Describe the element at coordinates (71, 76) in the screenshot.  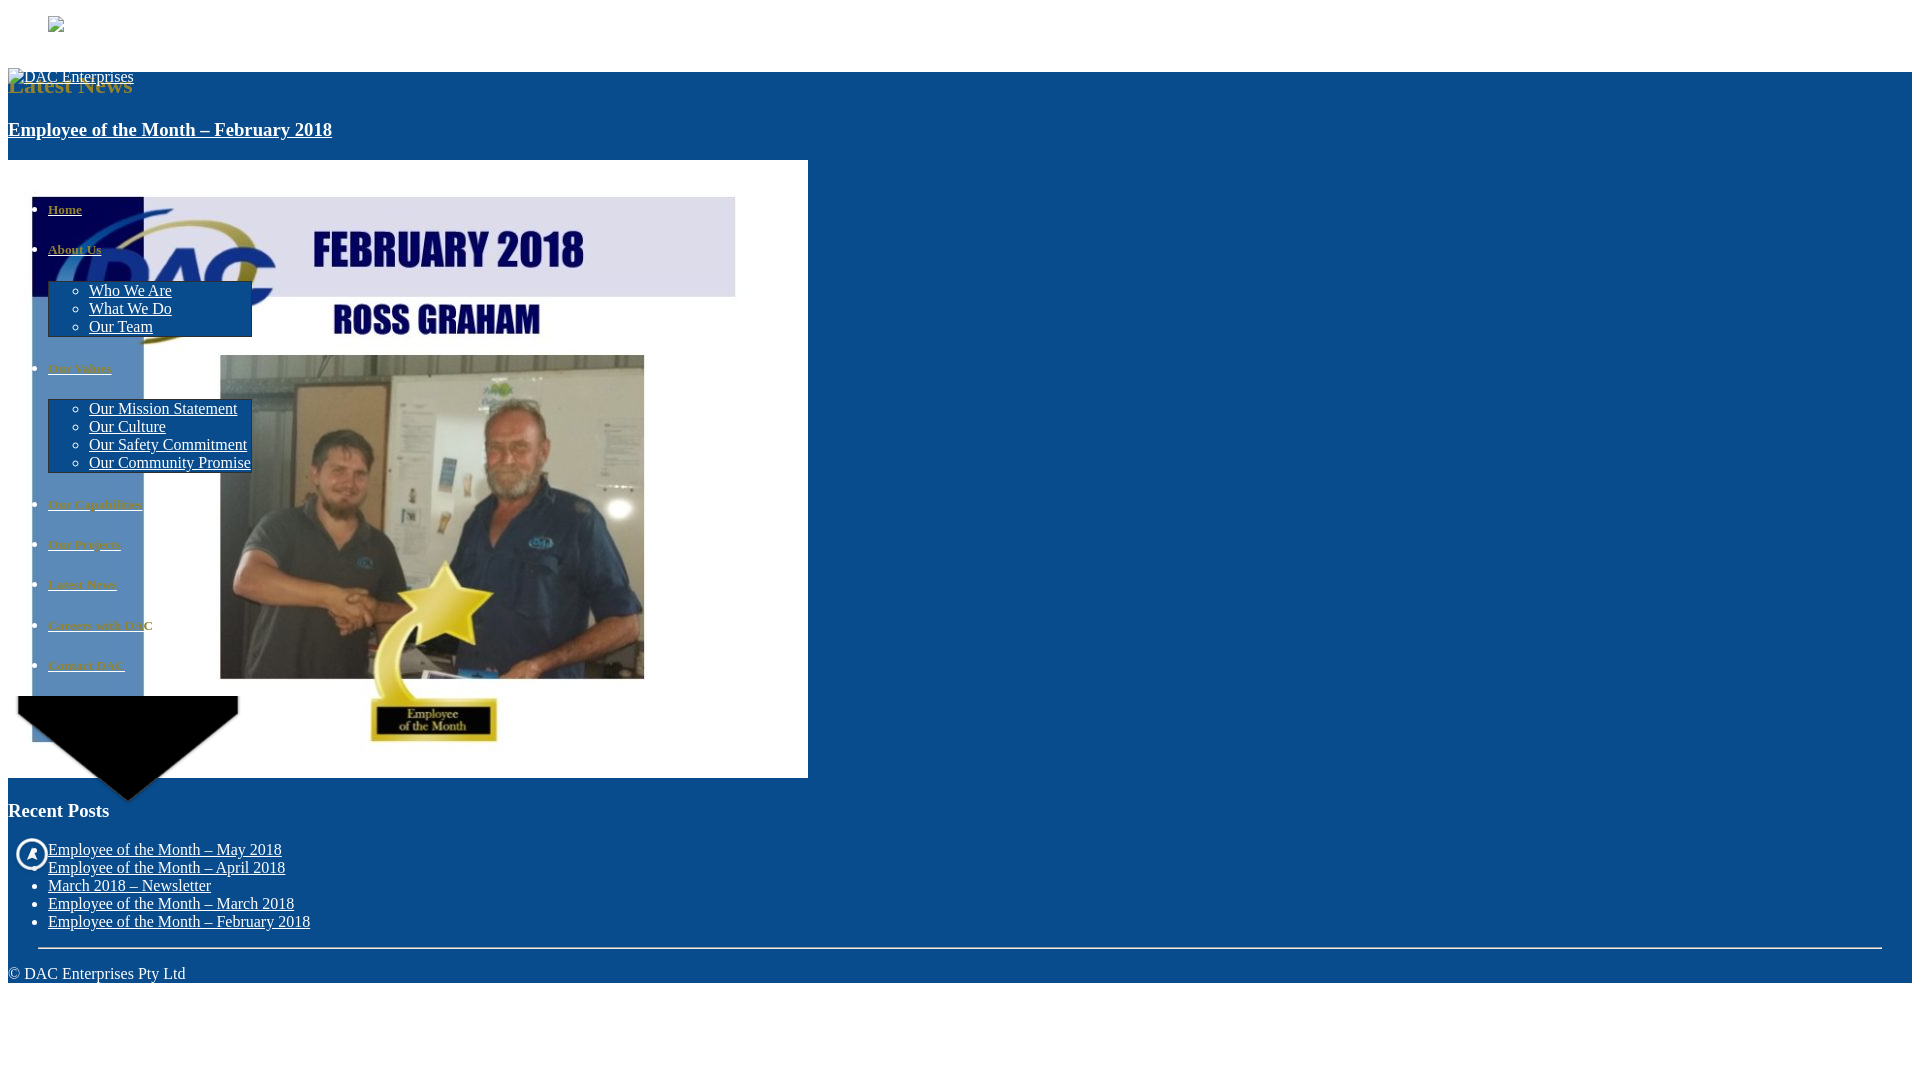
I see `'DAC Enterprises'` at that location.